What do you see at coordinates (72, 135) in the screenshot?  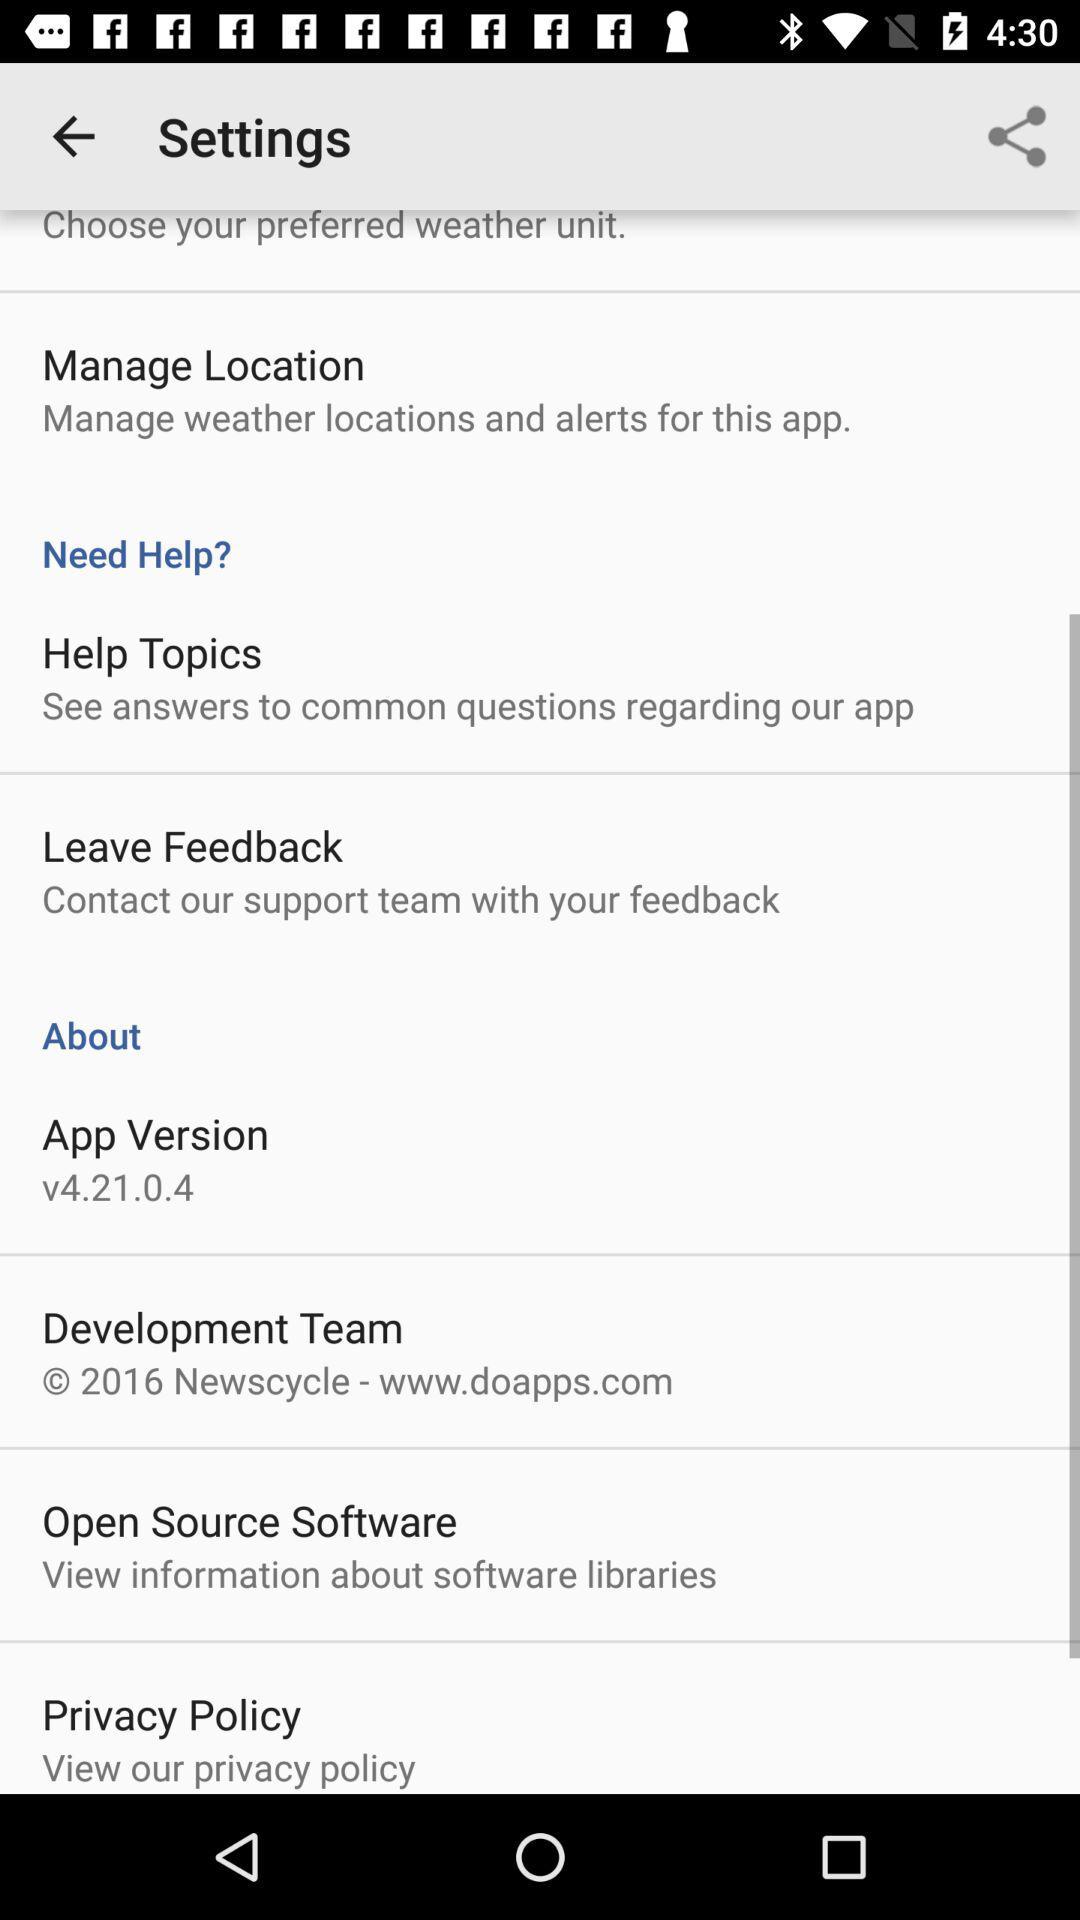 I see `icon next to the settings` at bounding box center [72, 135].